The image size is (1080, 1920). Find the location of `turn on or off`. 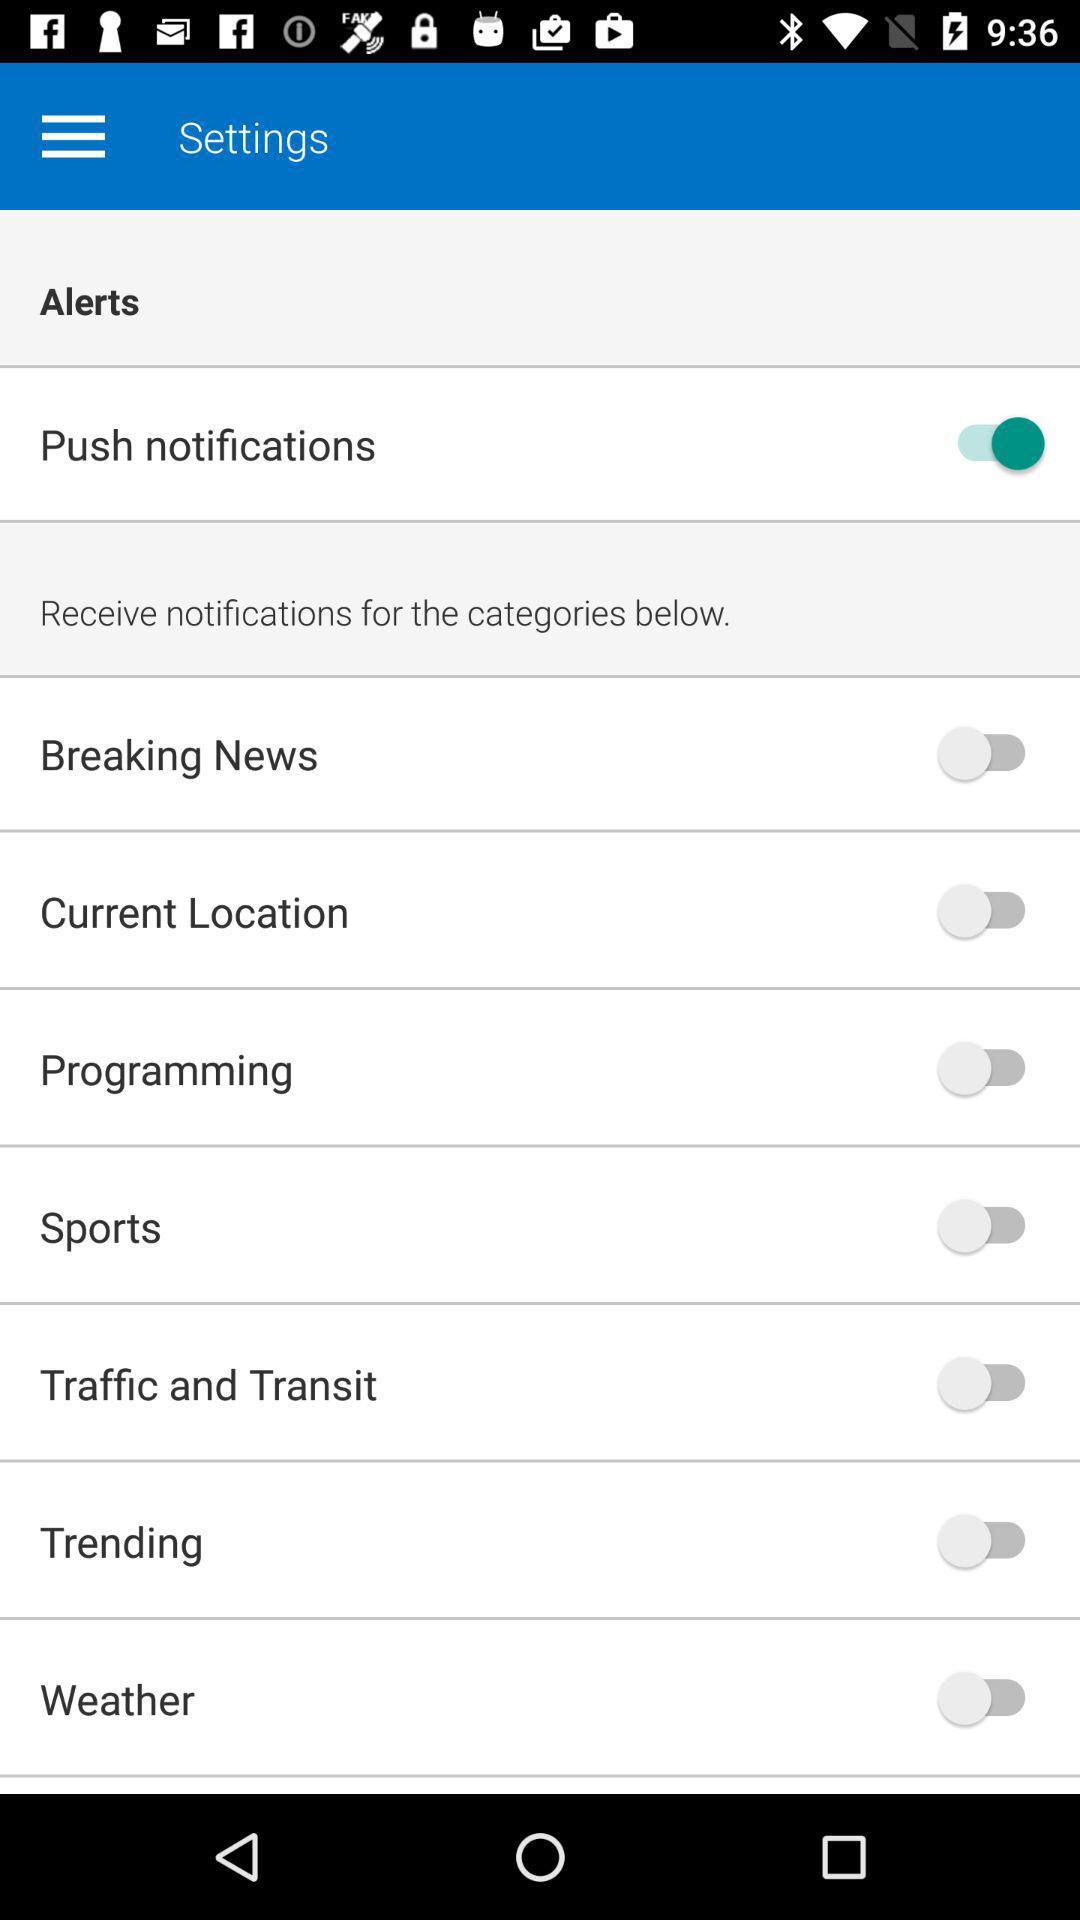

turn on or off is located at coordinates (991, 909).